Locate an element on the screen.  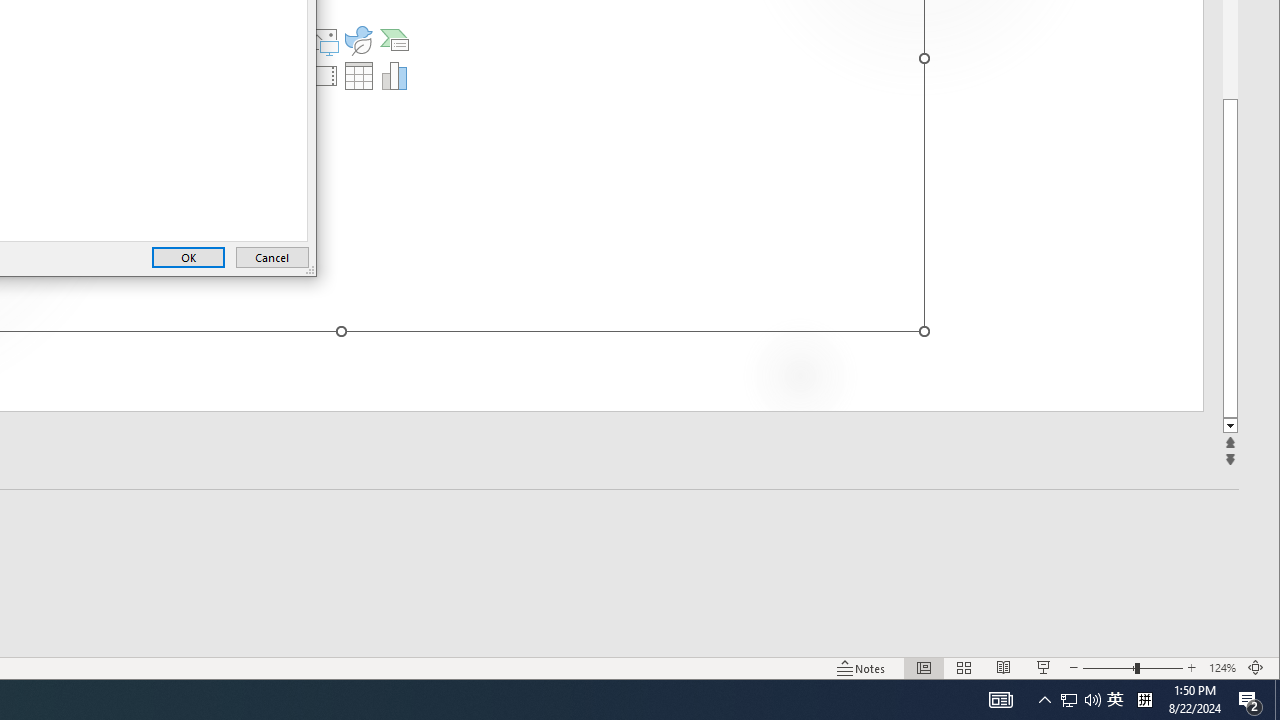
'OK' is located at coordinates (188, 256).